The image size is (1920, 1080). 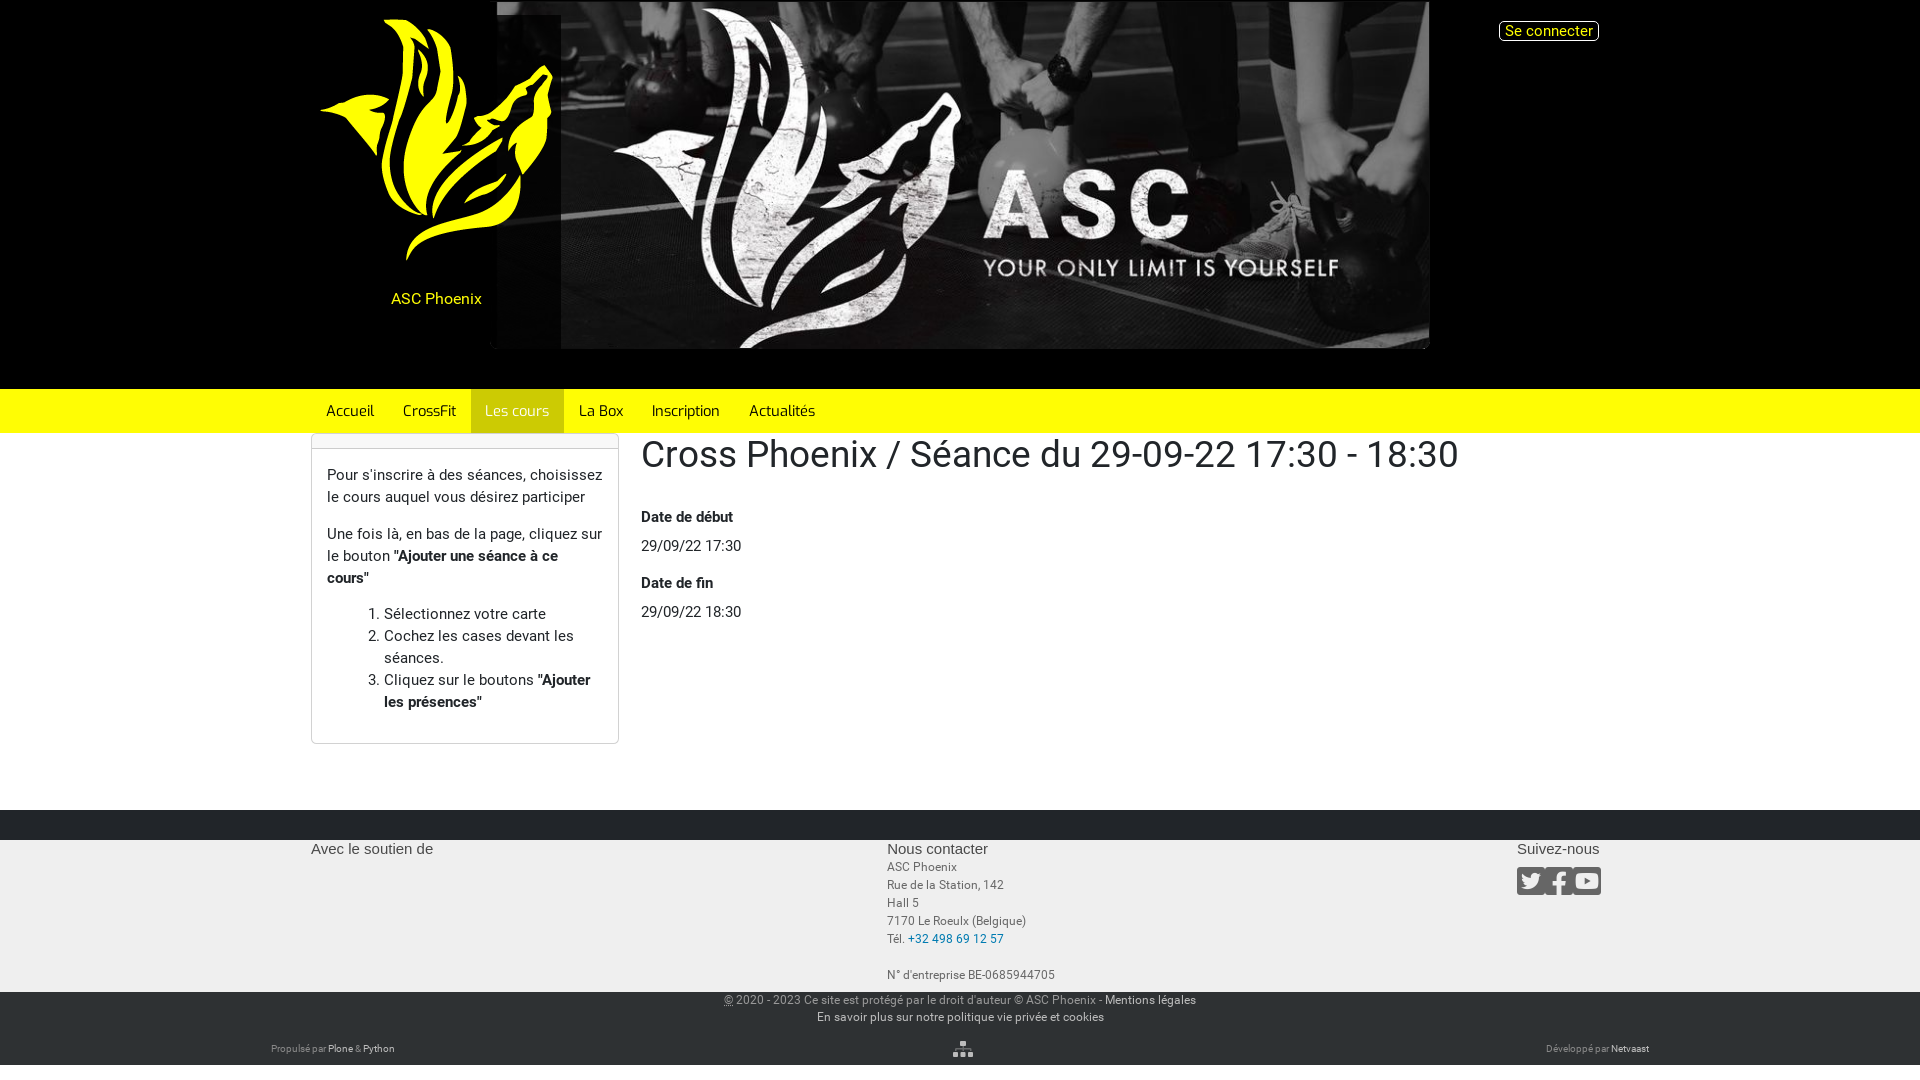 What do you see at coordinates (954, 938) in the screenshot?
I see `'+32 498 69 12 57'` at bounding box center [954, 938].